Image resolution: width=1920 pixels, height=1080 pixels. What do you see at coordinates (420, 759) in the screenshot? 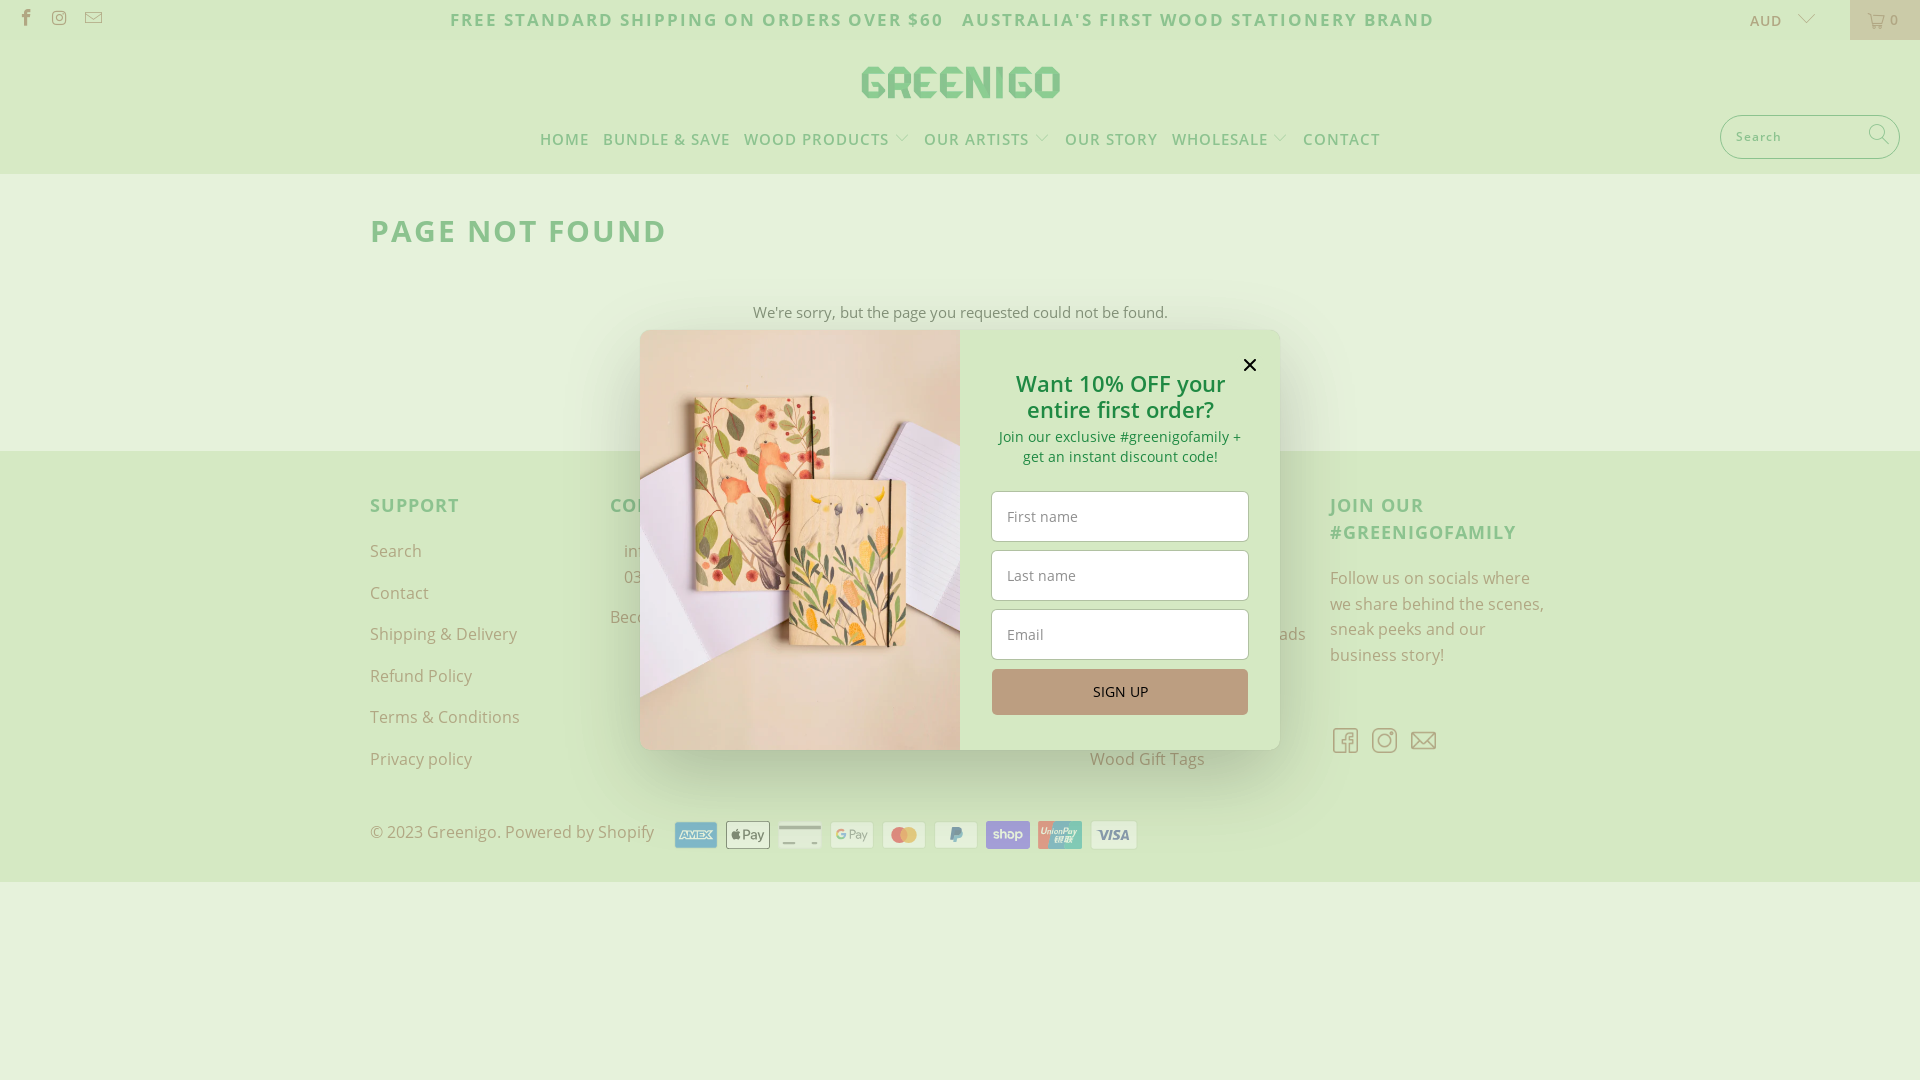
I see `'Privacy policy'` at bounding box center [420, 759].